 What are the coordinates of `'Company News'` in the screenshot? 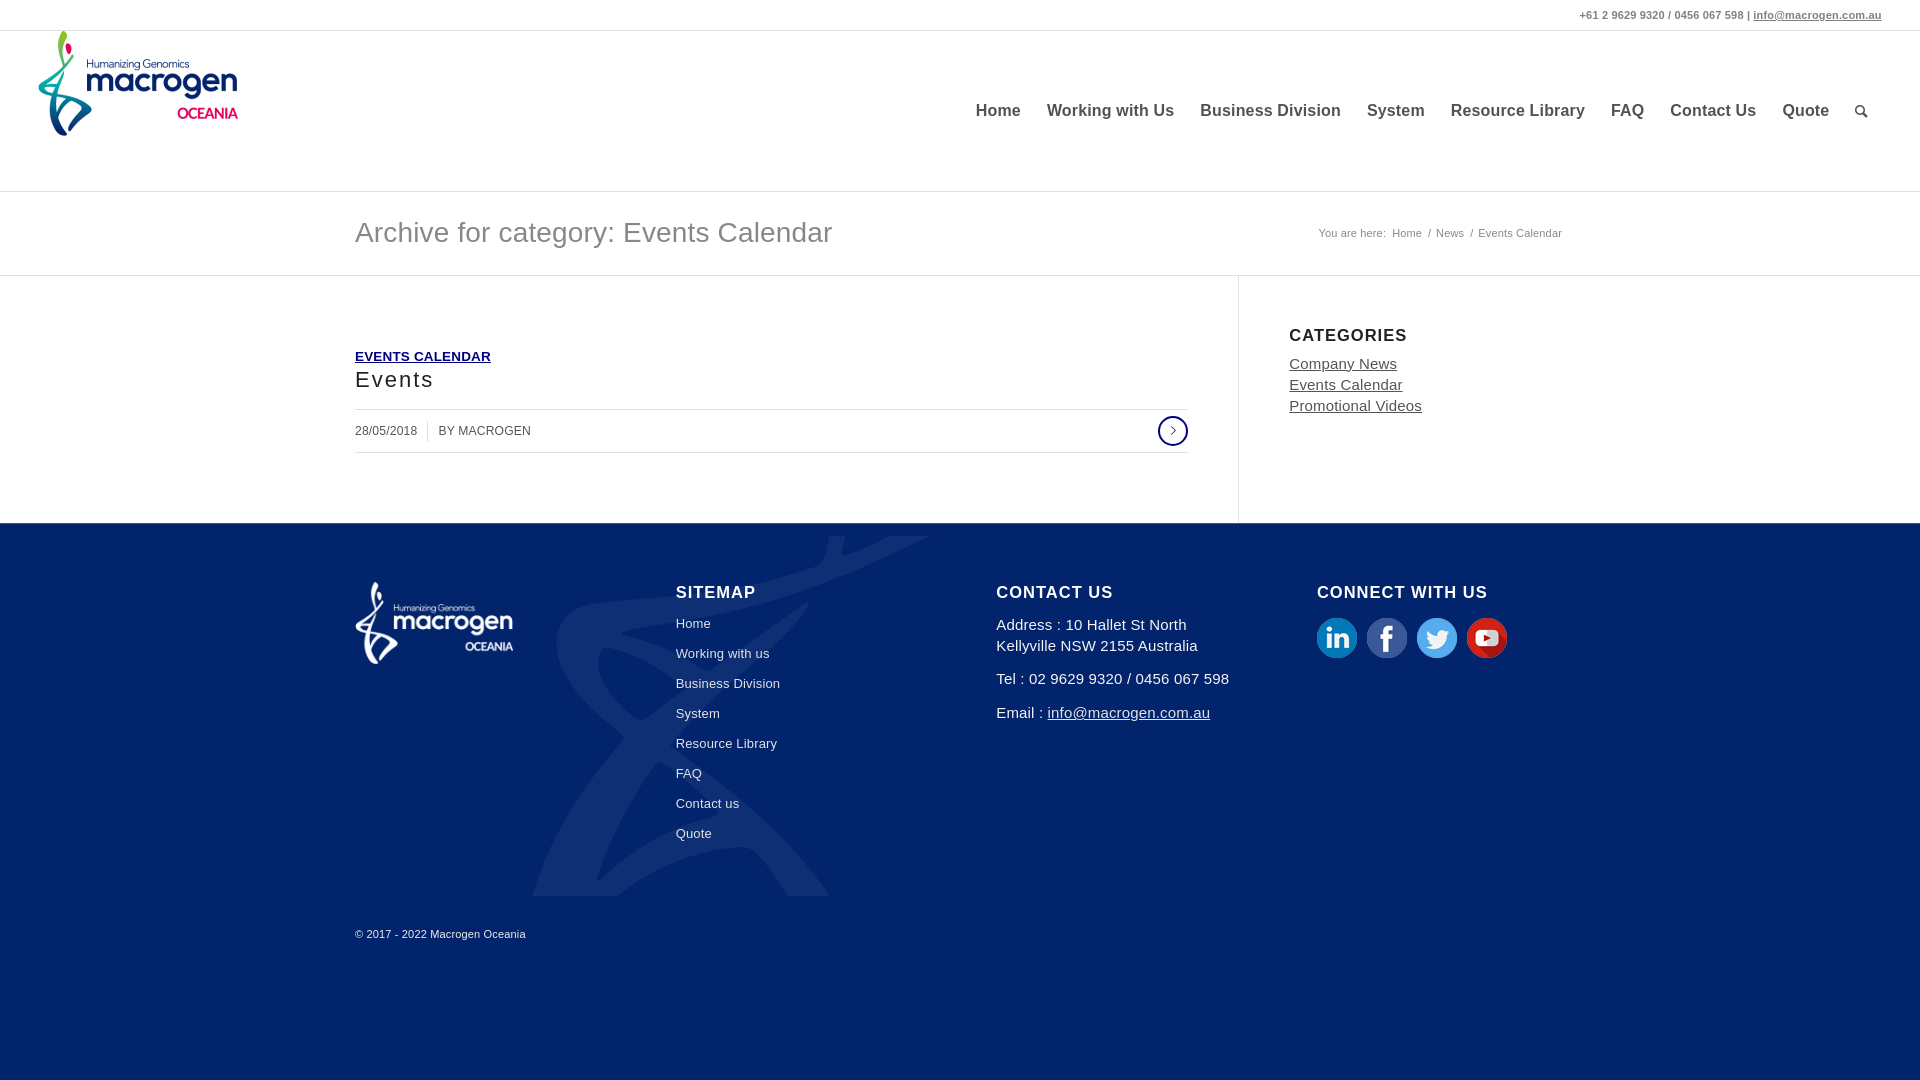 It's located at (1343, 363).